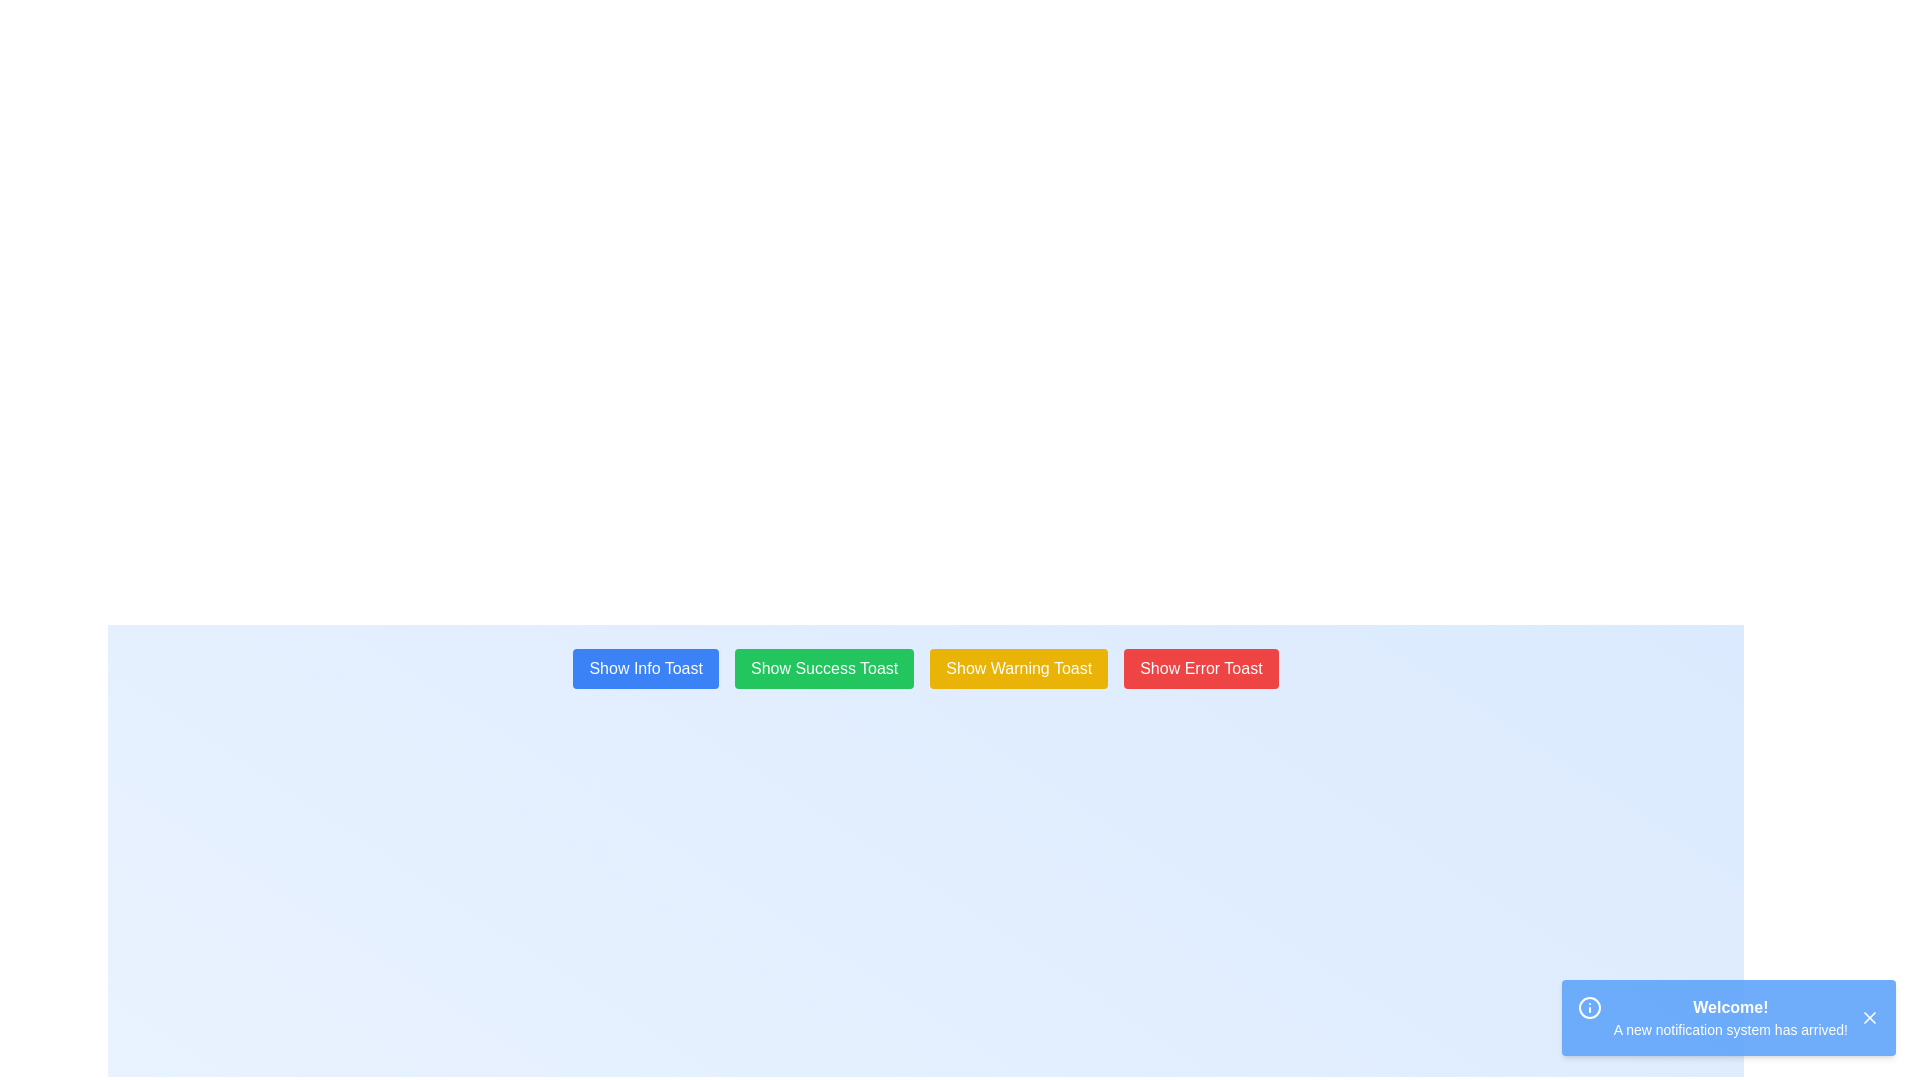 Image resolution: width=1920 pixels, height=1080 pixels. What do you see at coordinates (1869, 1018) in the screenshot?
I see `the small gray cross icon button located in the top-right corner of the notification box` at bounding box center [1869, 1018].